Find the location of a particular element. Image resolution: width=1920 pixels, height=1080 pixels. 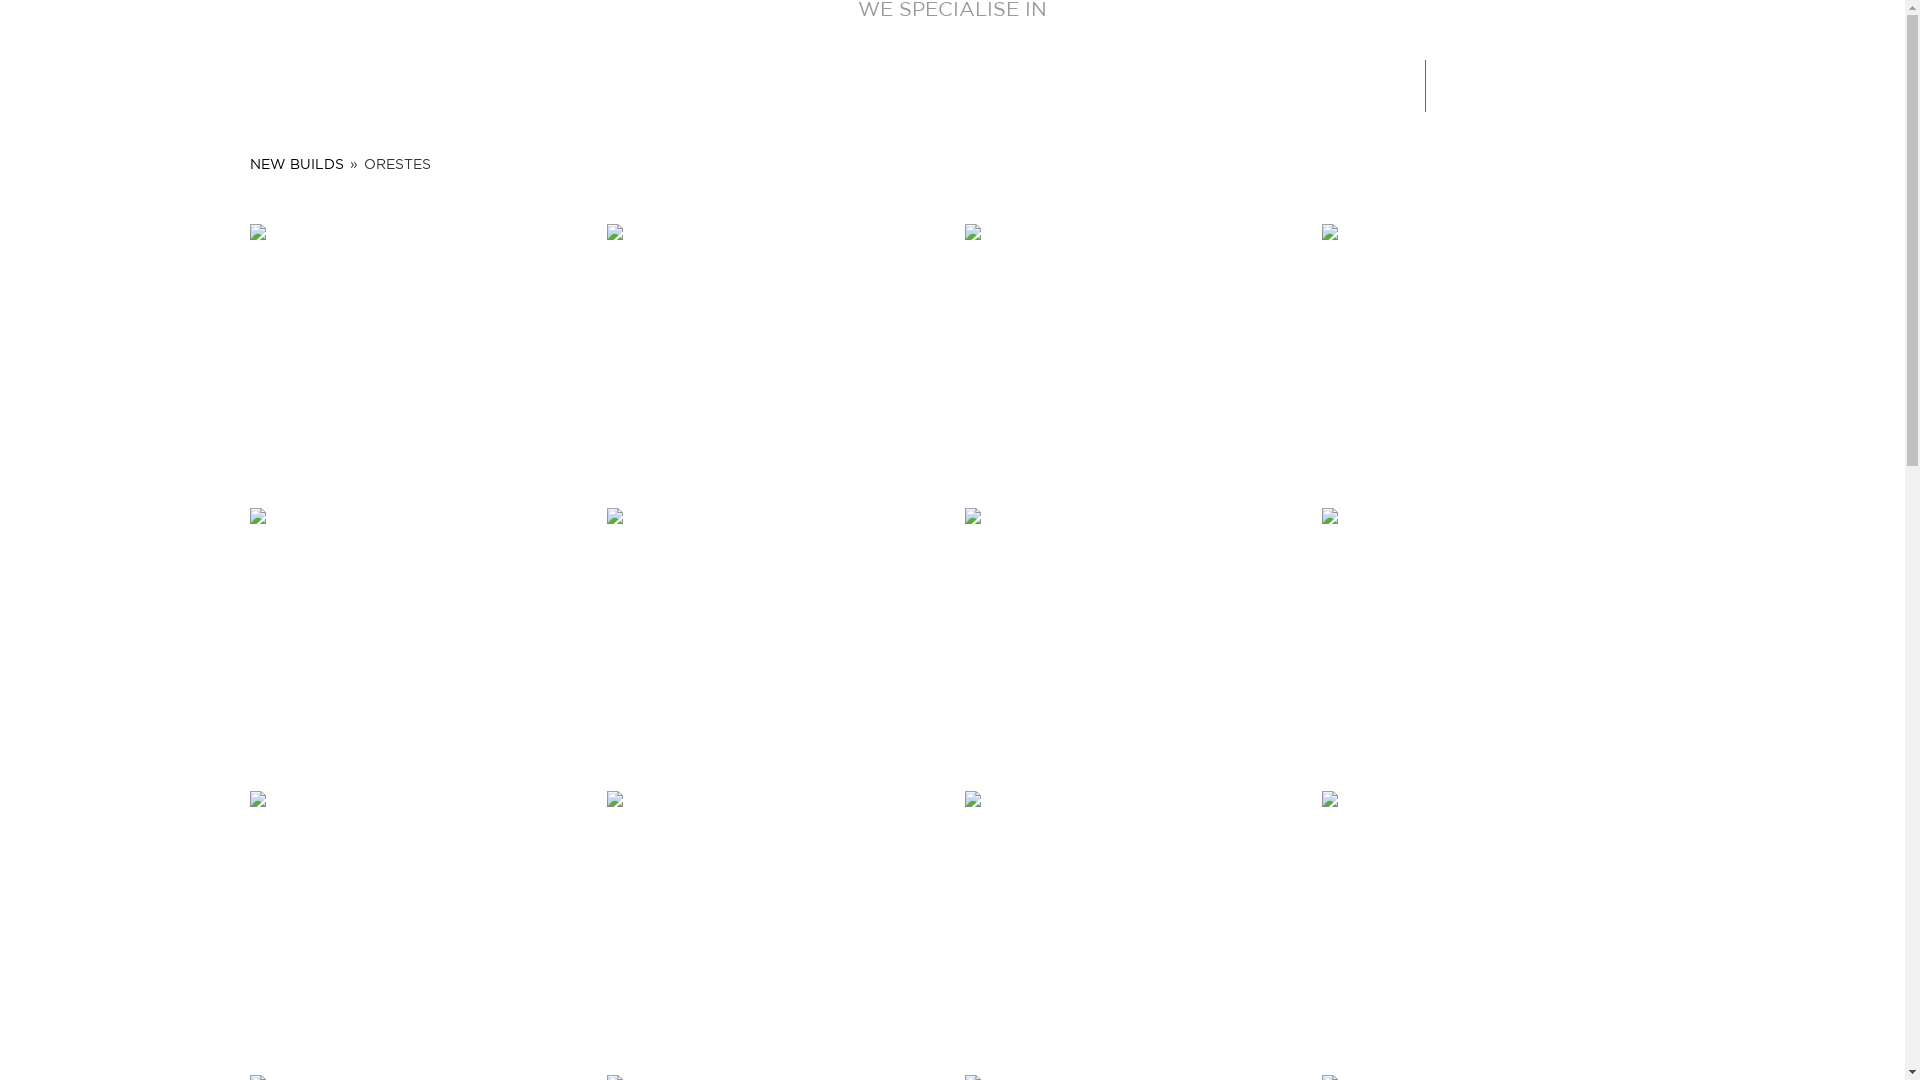

'SERVICES' is located at coordinates (743, 82).